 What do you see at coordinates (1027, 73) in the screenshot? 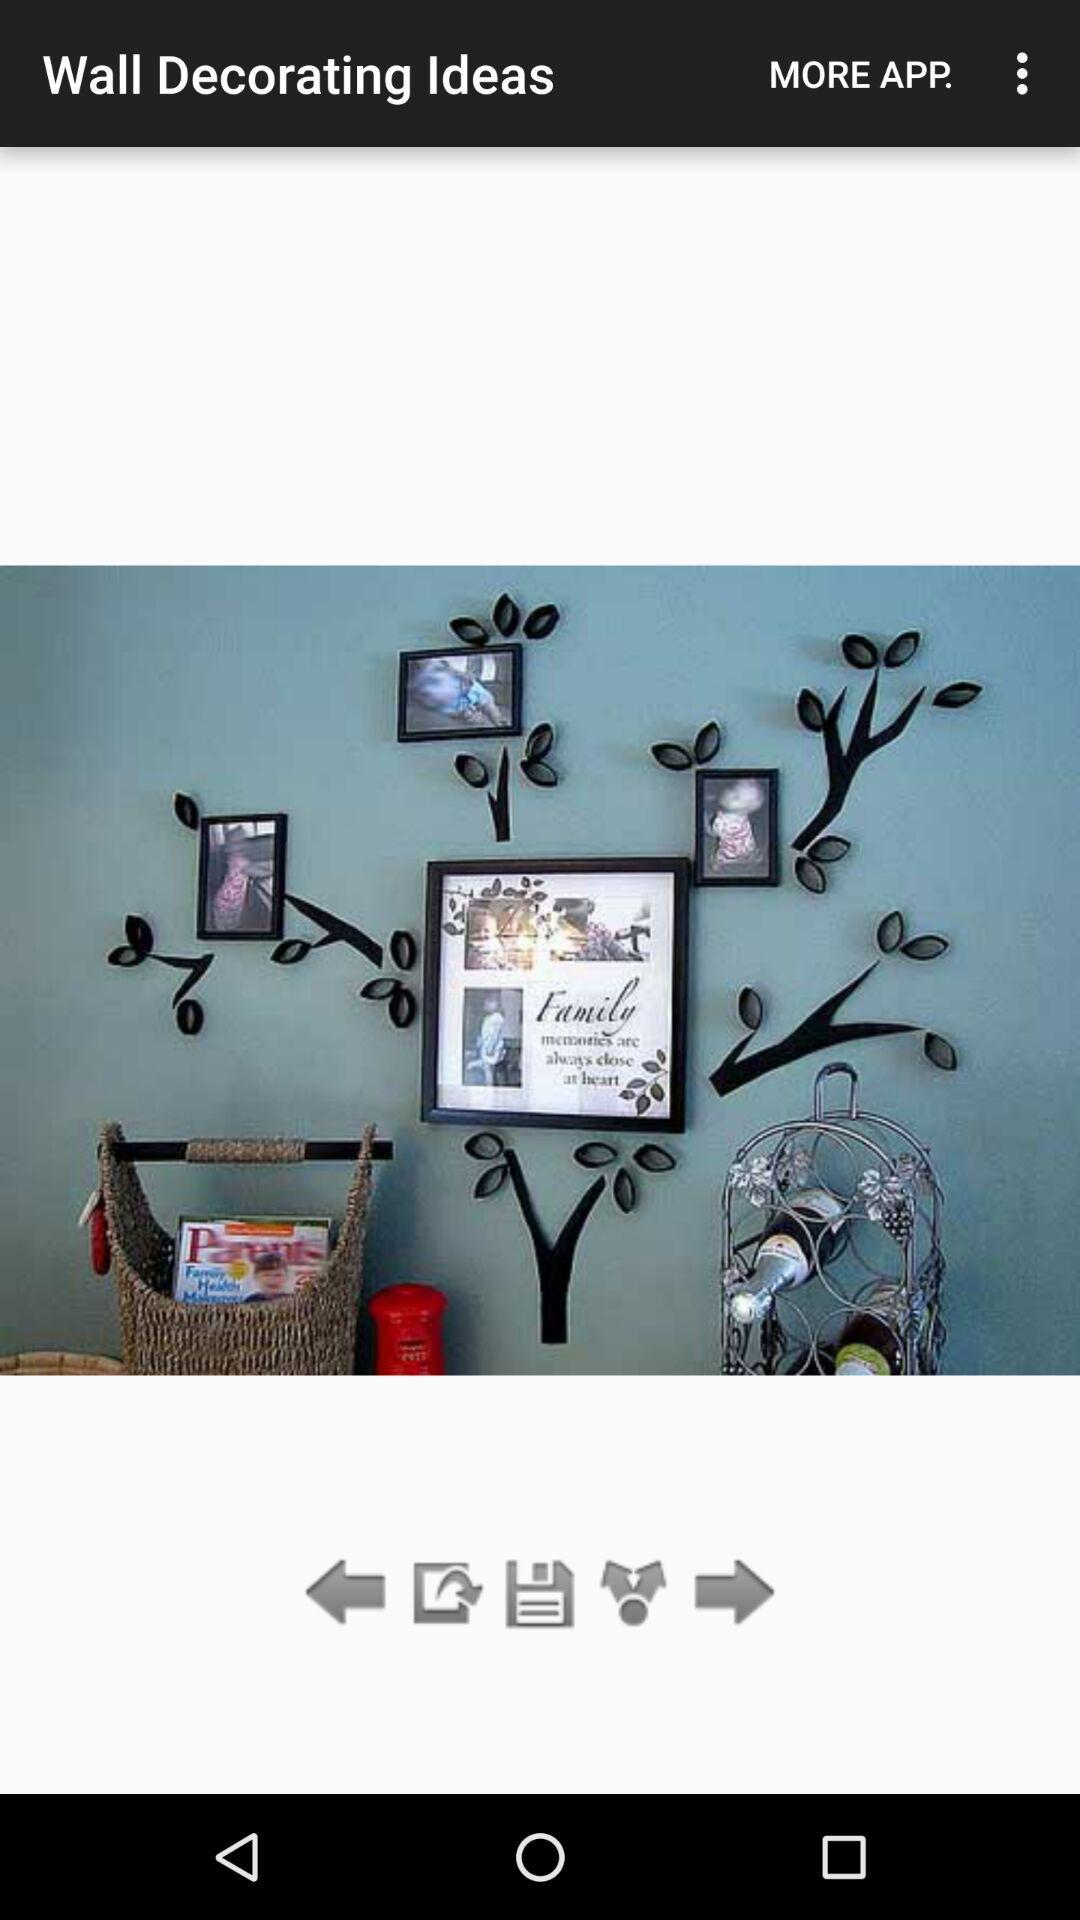
I see `the icon next to more app. icon` at bounding box center [1027, 73].